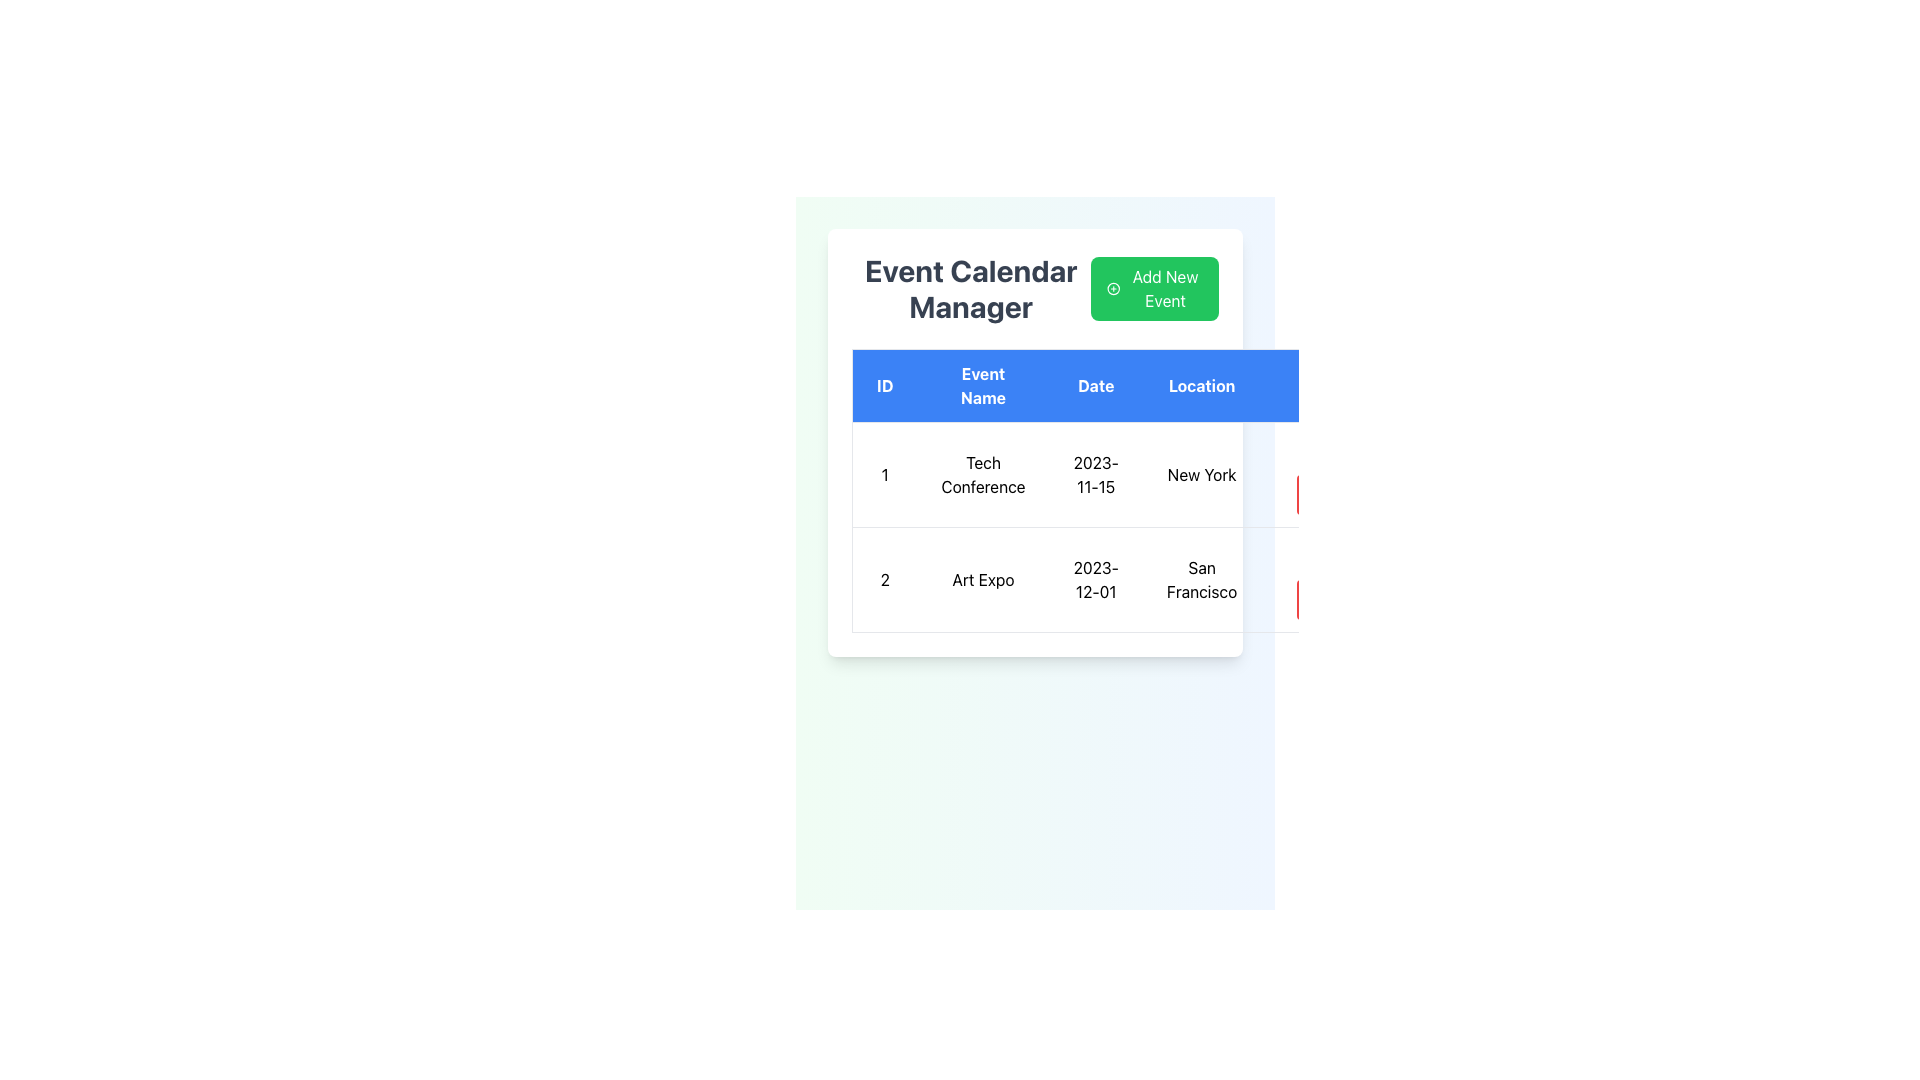 The image size is (1920, 1080). What do you see at coordinates (1201, 385) in the screenshot?
I see `the 'Location' column header in the Event Calendar Manager table, which is the fourth column header located between the 'Date' and 'Actions' columns` at bounding box center [1201, 385].